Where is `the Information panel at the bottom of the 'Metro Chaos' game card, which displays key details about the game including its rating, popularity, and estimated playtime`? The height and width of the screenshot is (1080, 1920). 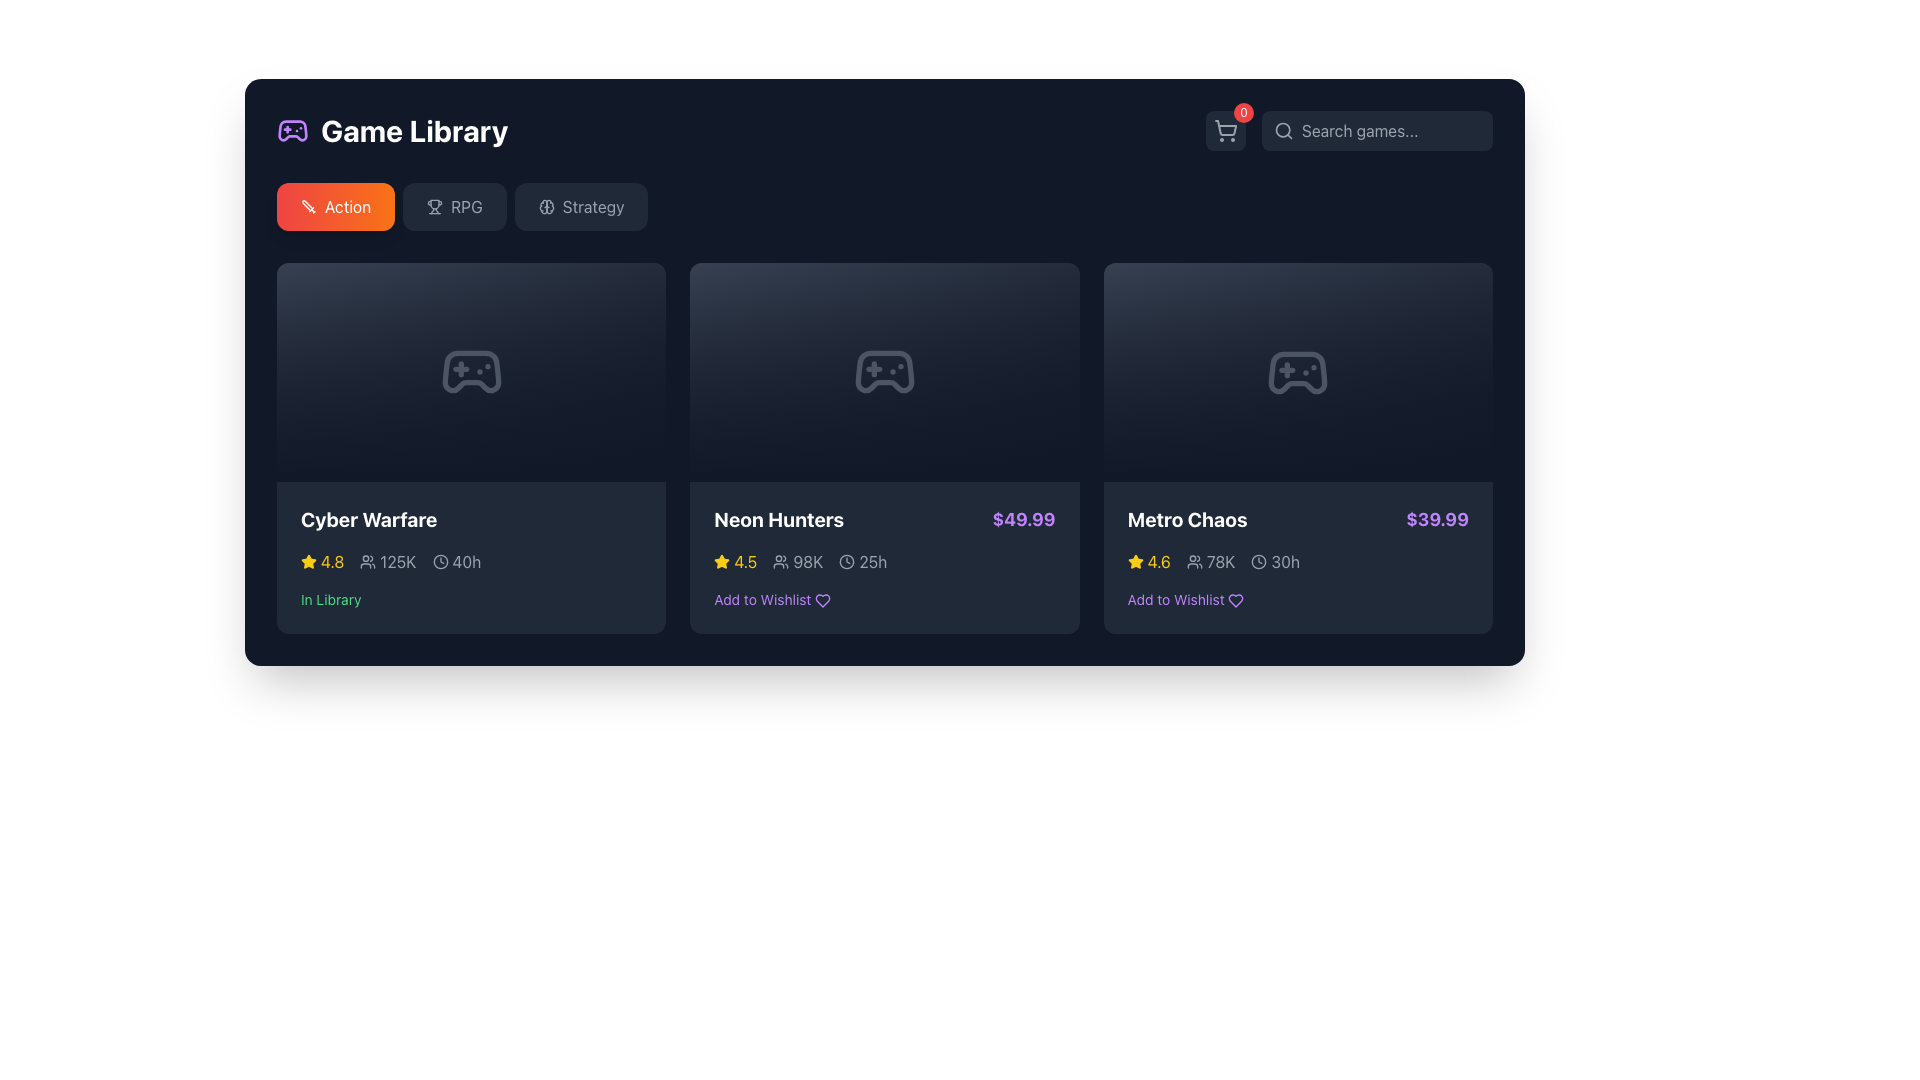 the Information panel at the bottom of the 'Metro Chaos' game card, which displays key details about the game including its rating, popularity, and estimated playtime is located at coordinates (1298, 558).